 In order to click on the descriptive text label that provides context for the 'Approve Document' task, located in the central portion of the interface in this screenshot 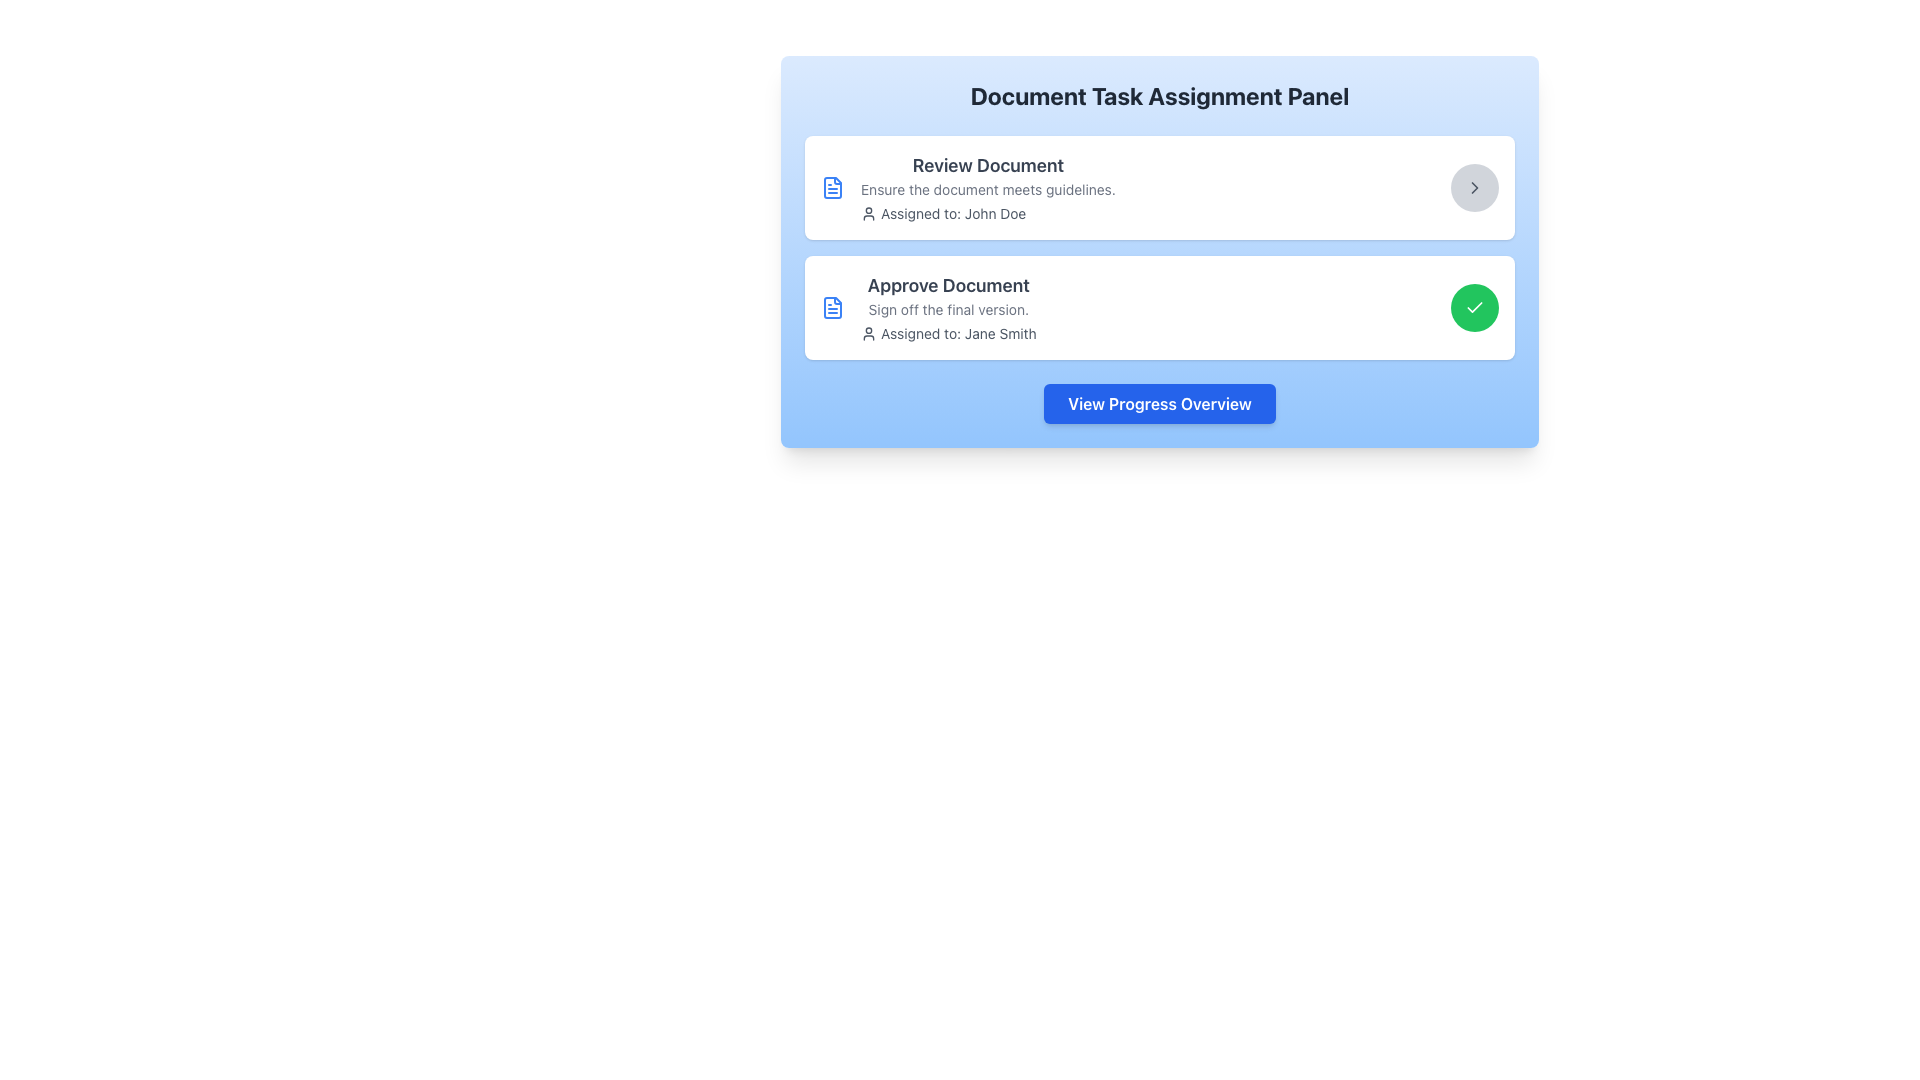, I will do `click(947, 309)`.